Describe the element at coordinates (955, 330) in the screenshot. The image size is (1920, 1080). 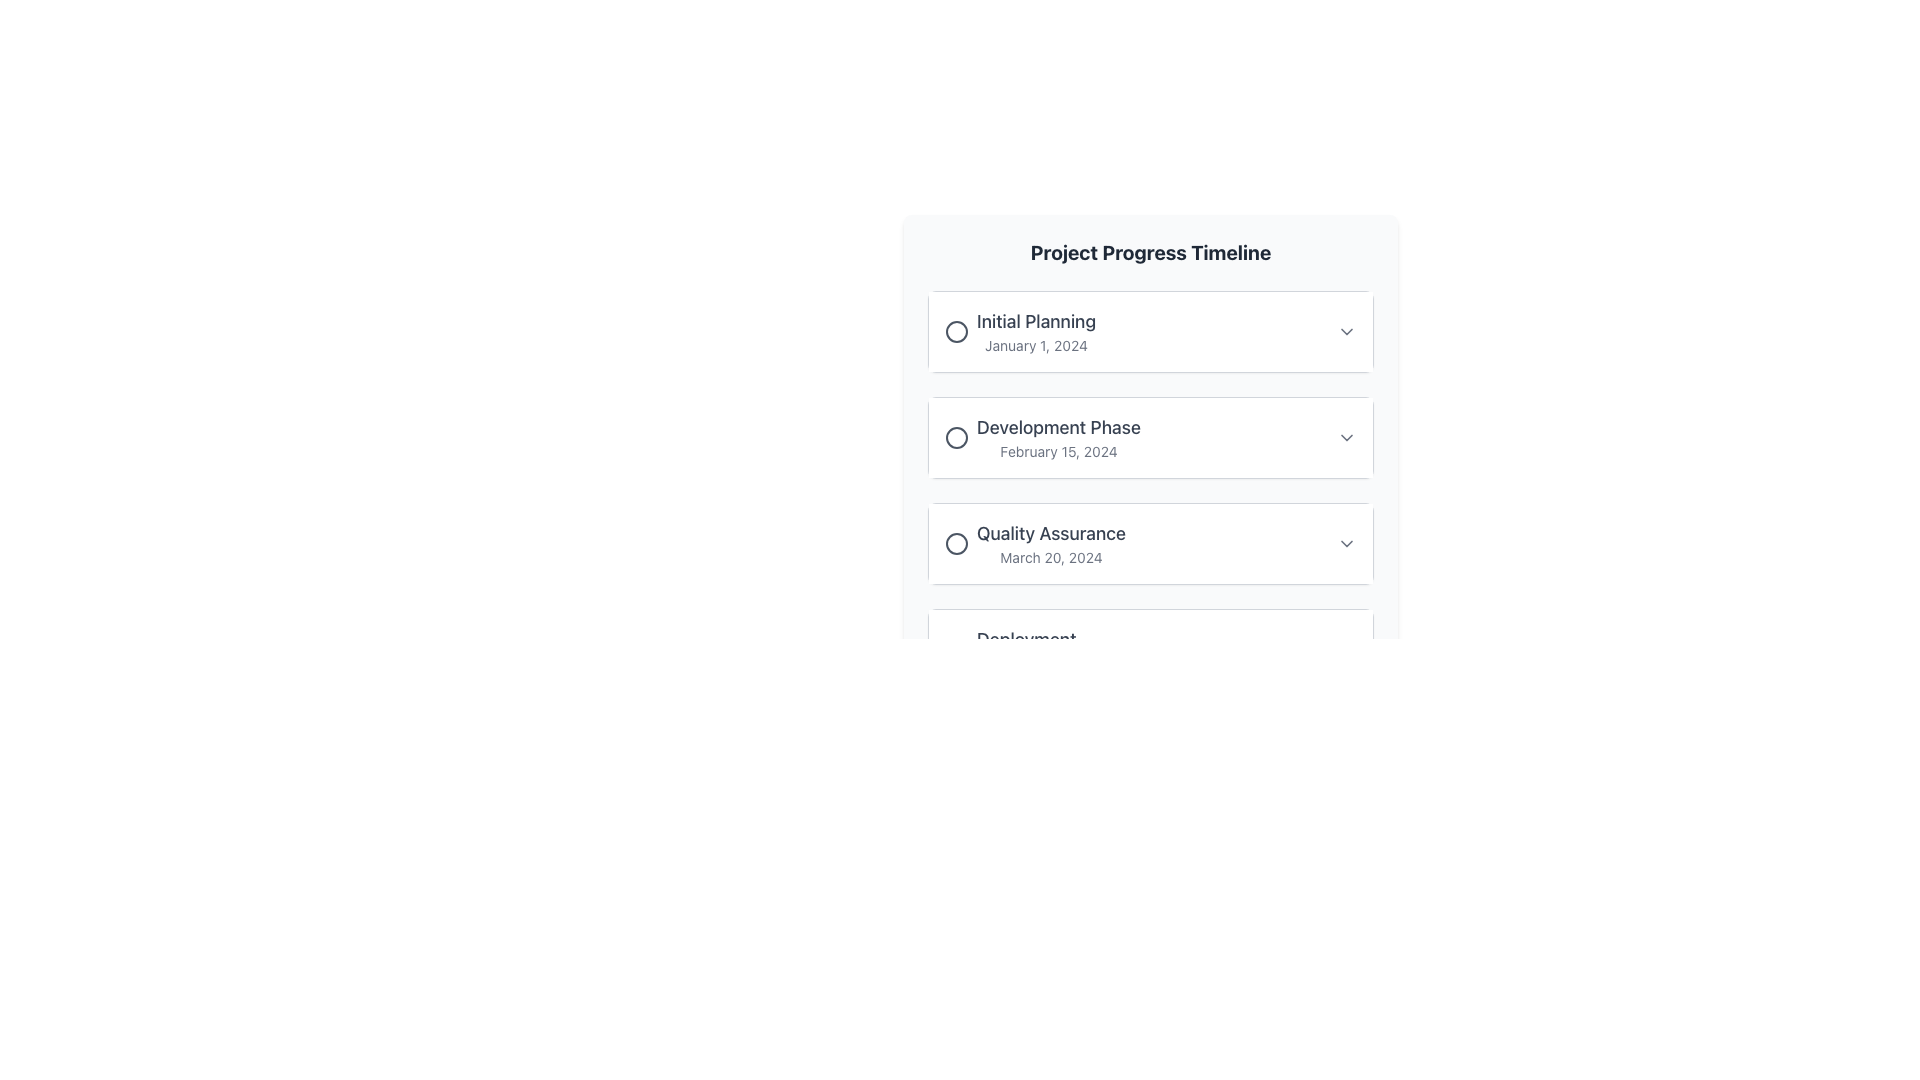
I see `the Circle icon that indicates the status or type for 'Initial Planning', positioned left of the text and above 'January 1, 2024'` at that location.